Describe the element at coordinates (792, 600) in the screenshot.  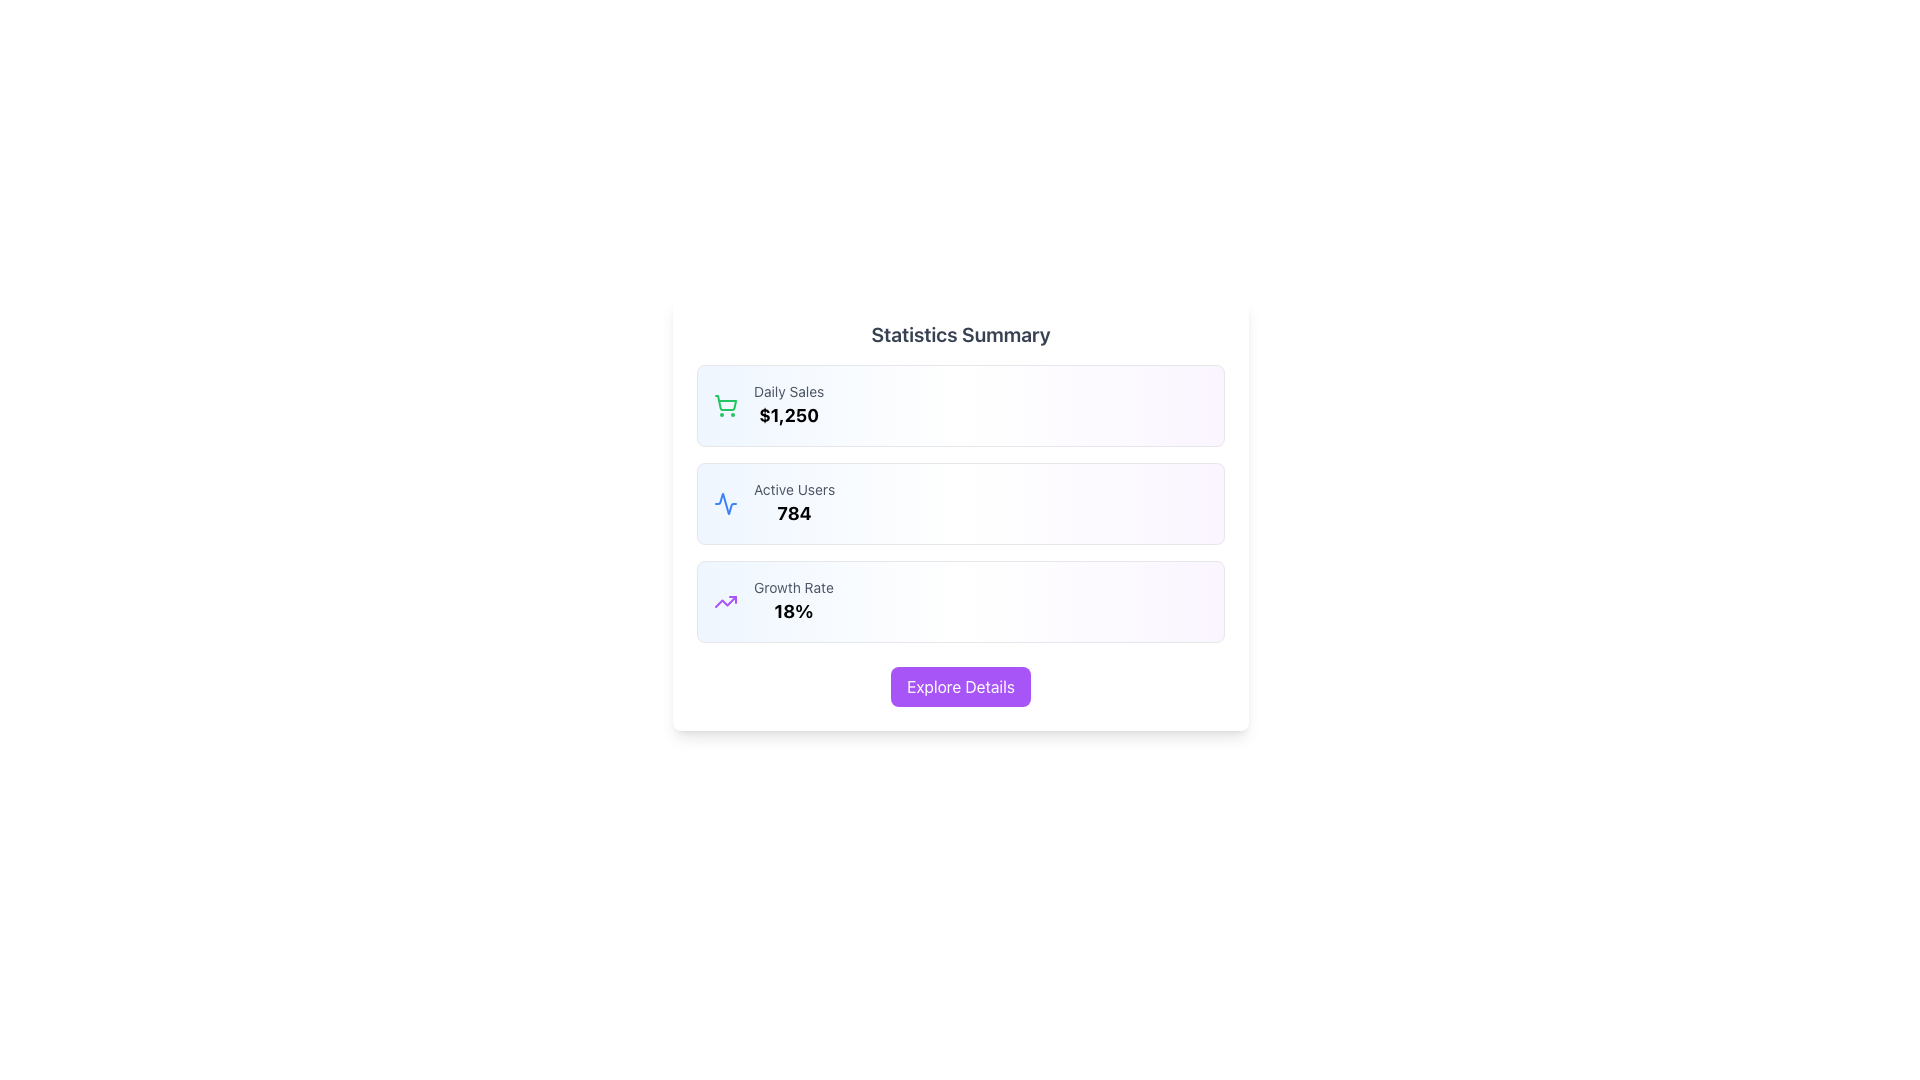
I see `the text display element labeled 'Growth Rate' showing the value '18%', which is the third card in a vertical list, located in the lower central area of the interface` at that location.